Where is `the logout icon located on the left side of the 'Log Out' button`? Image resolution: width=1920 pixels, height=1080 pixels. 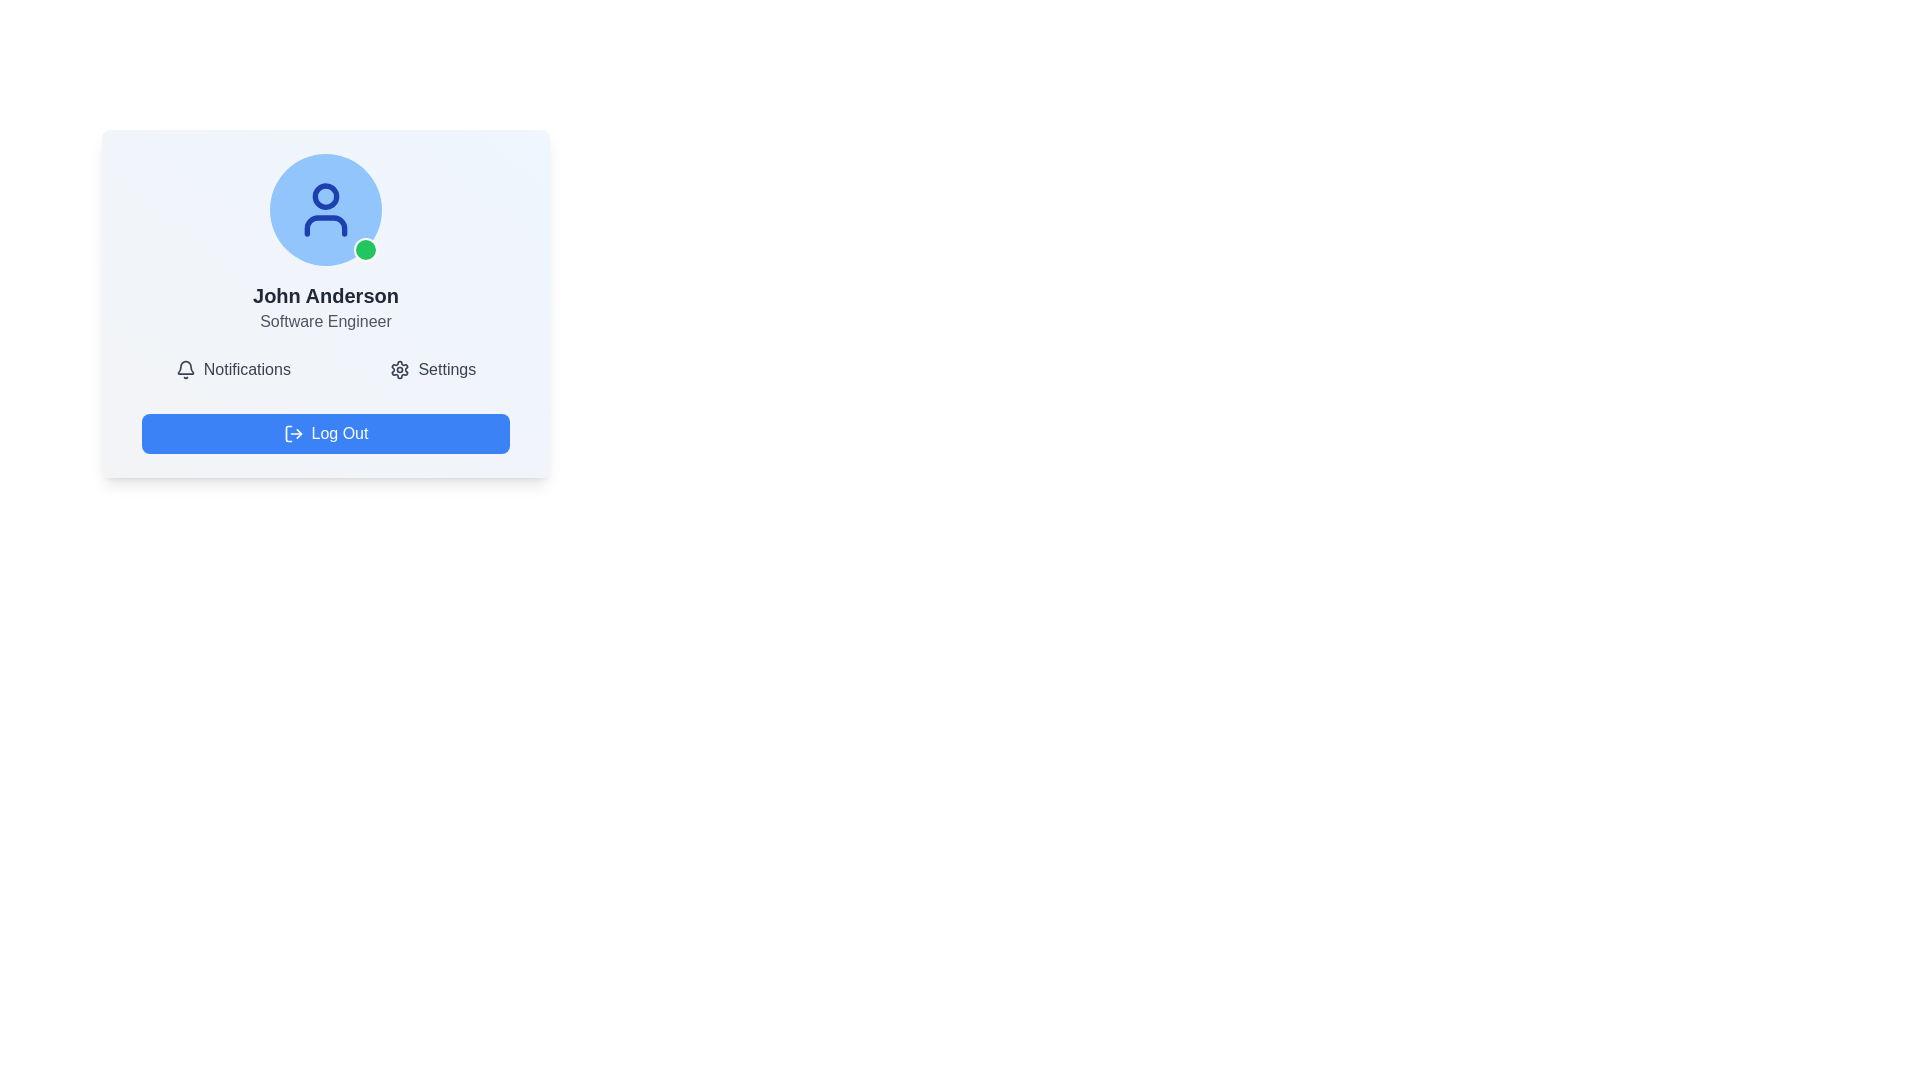
the logout icon located on the left side of the 'Log Out' button is located at coordinates (292, 433).